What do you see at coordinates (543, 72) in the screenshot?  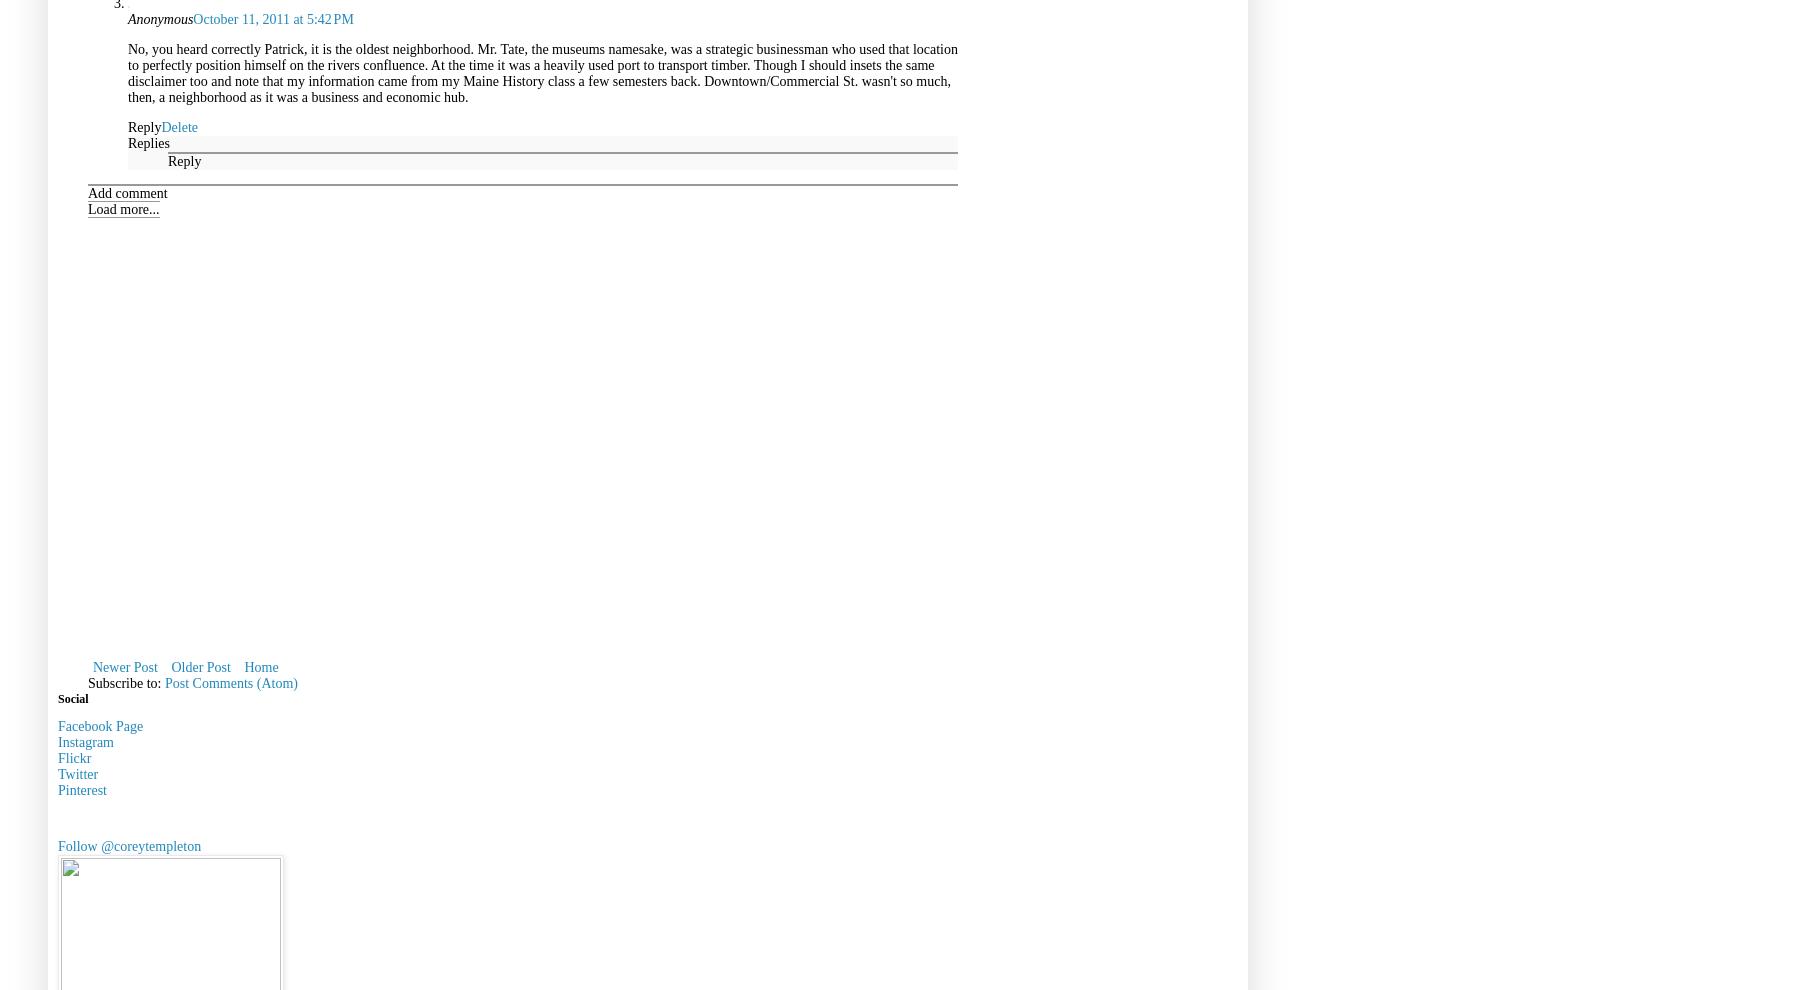 I see `'No, you heard correctly Patrick, it is the oldest neighborhood. Mr. Tate, the museums namesake, was a strategic businessman who used that location to perfectly position himself on the rivers confluence. At the time it was a heavily used port to transport timber. Though I should insets the same disclaimer too and note that my information came from my Maine History class a few semesters back. Downtown/Commercial St. wasn't so much, then, a neighborhood as it was a business and economic hub.'` at bounding box center [543, 72].